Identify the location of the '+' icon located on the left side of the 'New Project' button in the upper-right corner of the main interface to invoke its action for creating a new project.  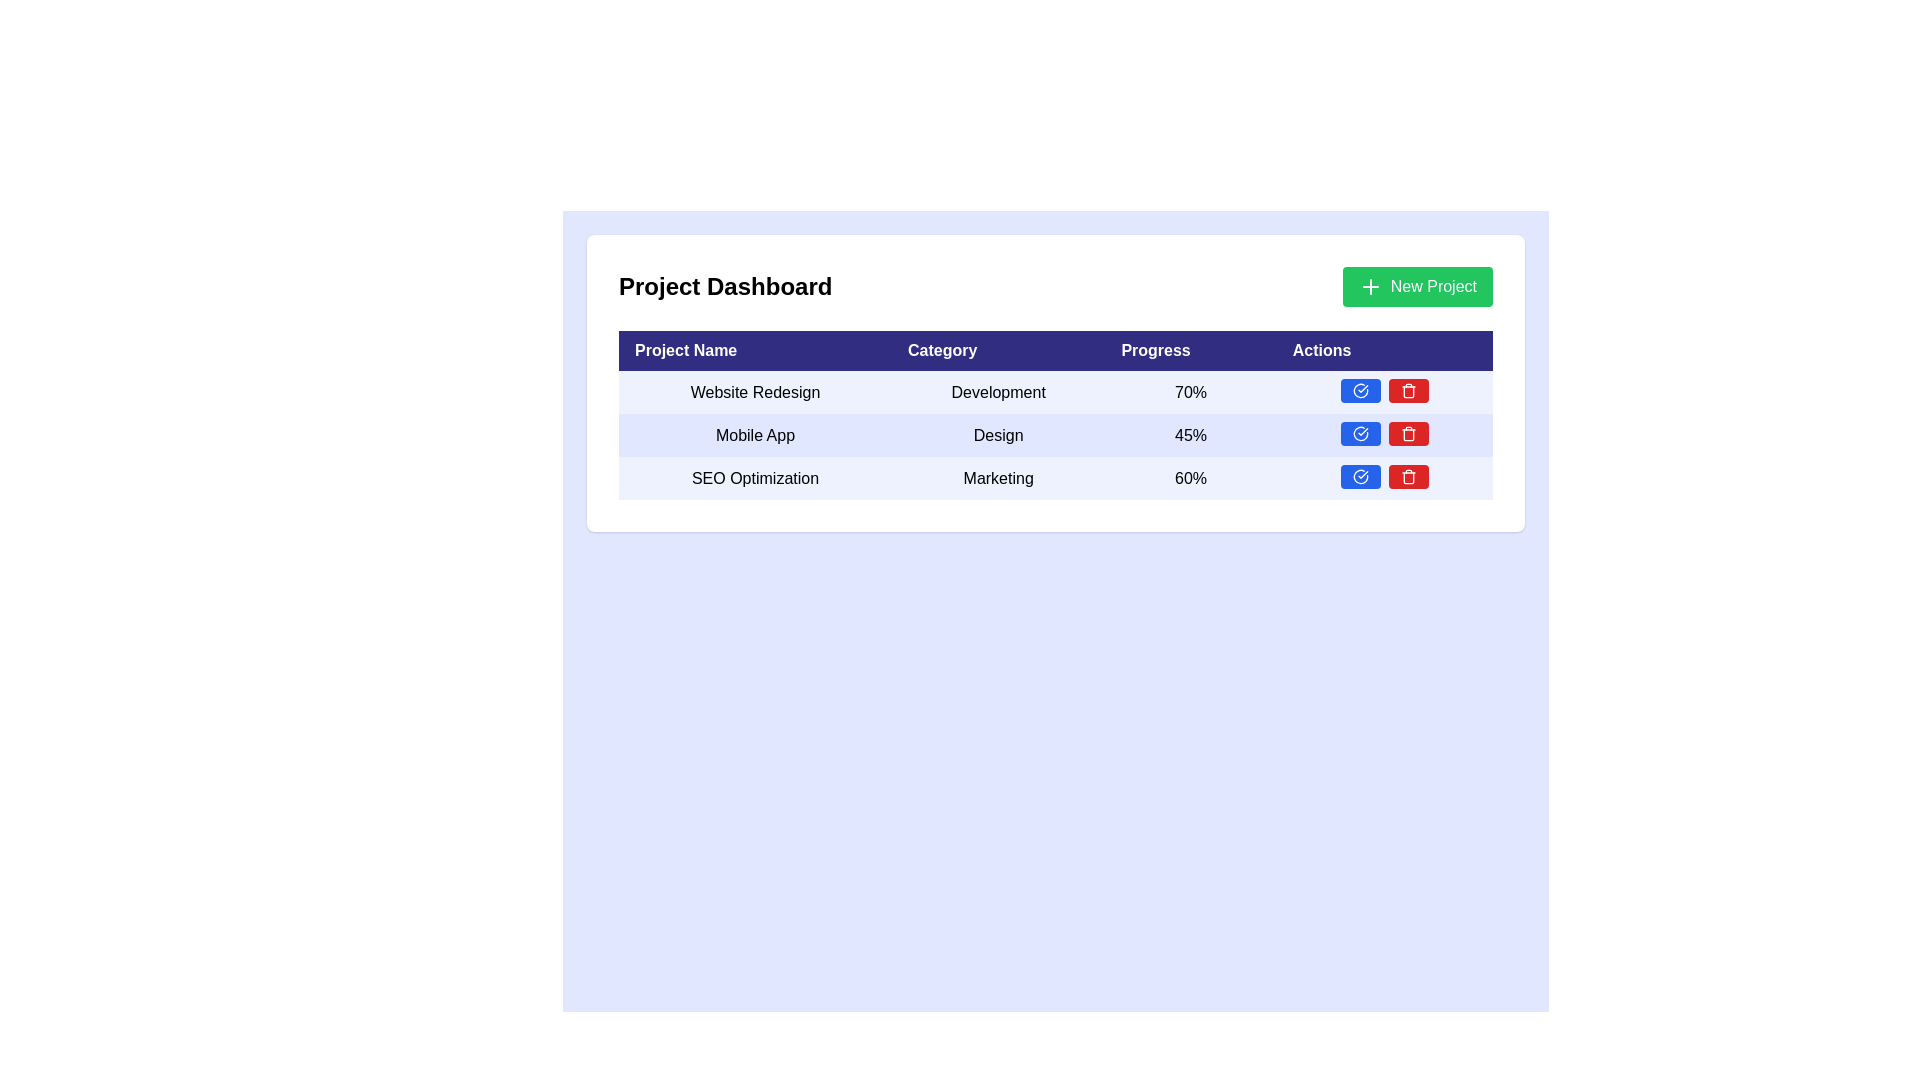
(1369, 286).